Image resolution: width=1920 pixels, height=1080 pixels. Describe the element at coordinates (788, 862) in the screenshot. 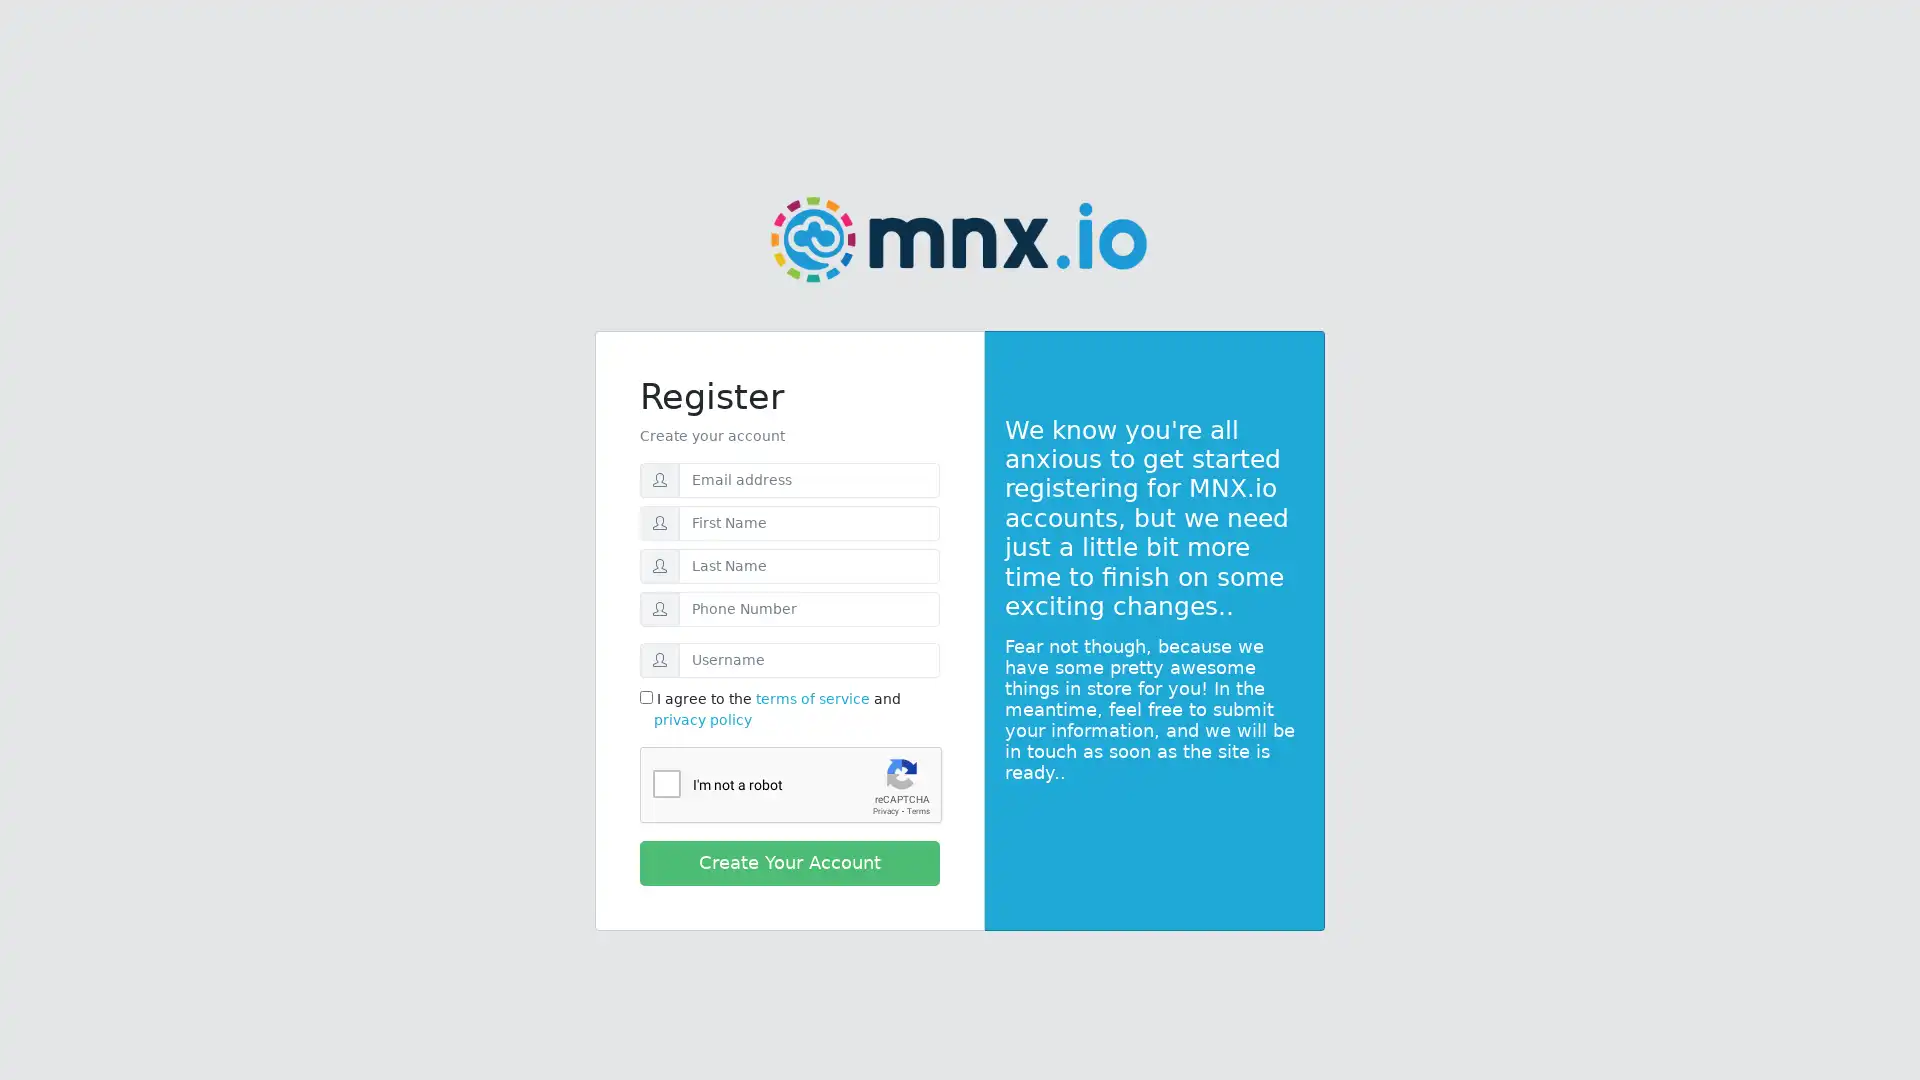

I see `Create Your Account` at that location.